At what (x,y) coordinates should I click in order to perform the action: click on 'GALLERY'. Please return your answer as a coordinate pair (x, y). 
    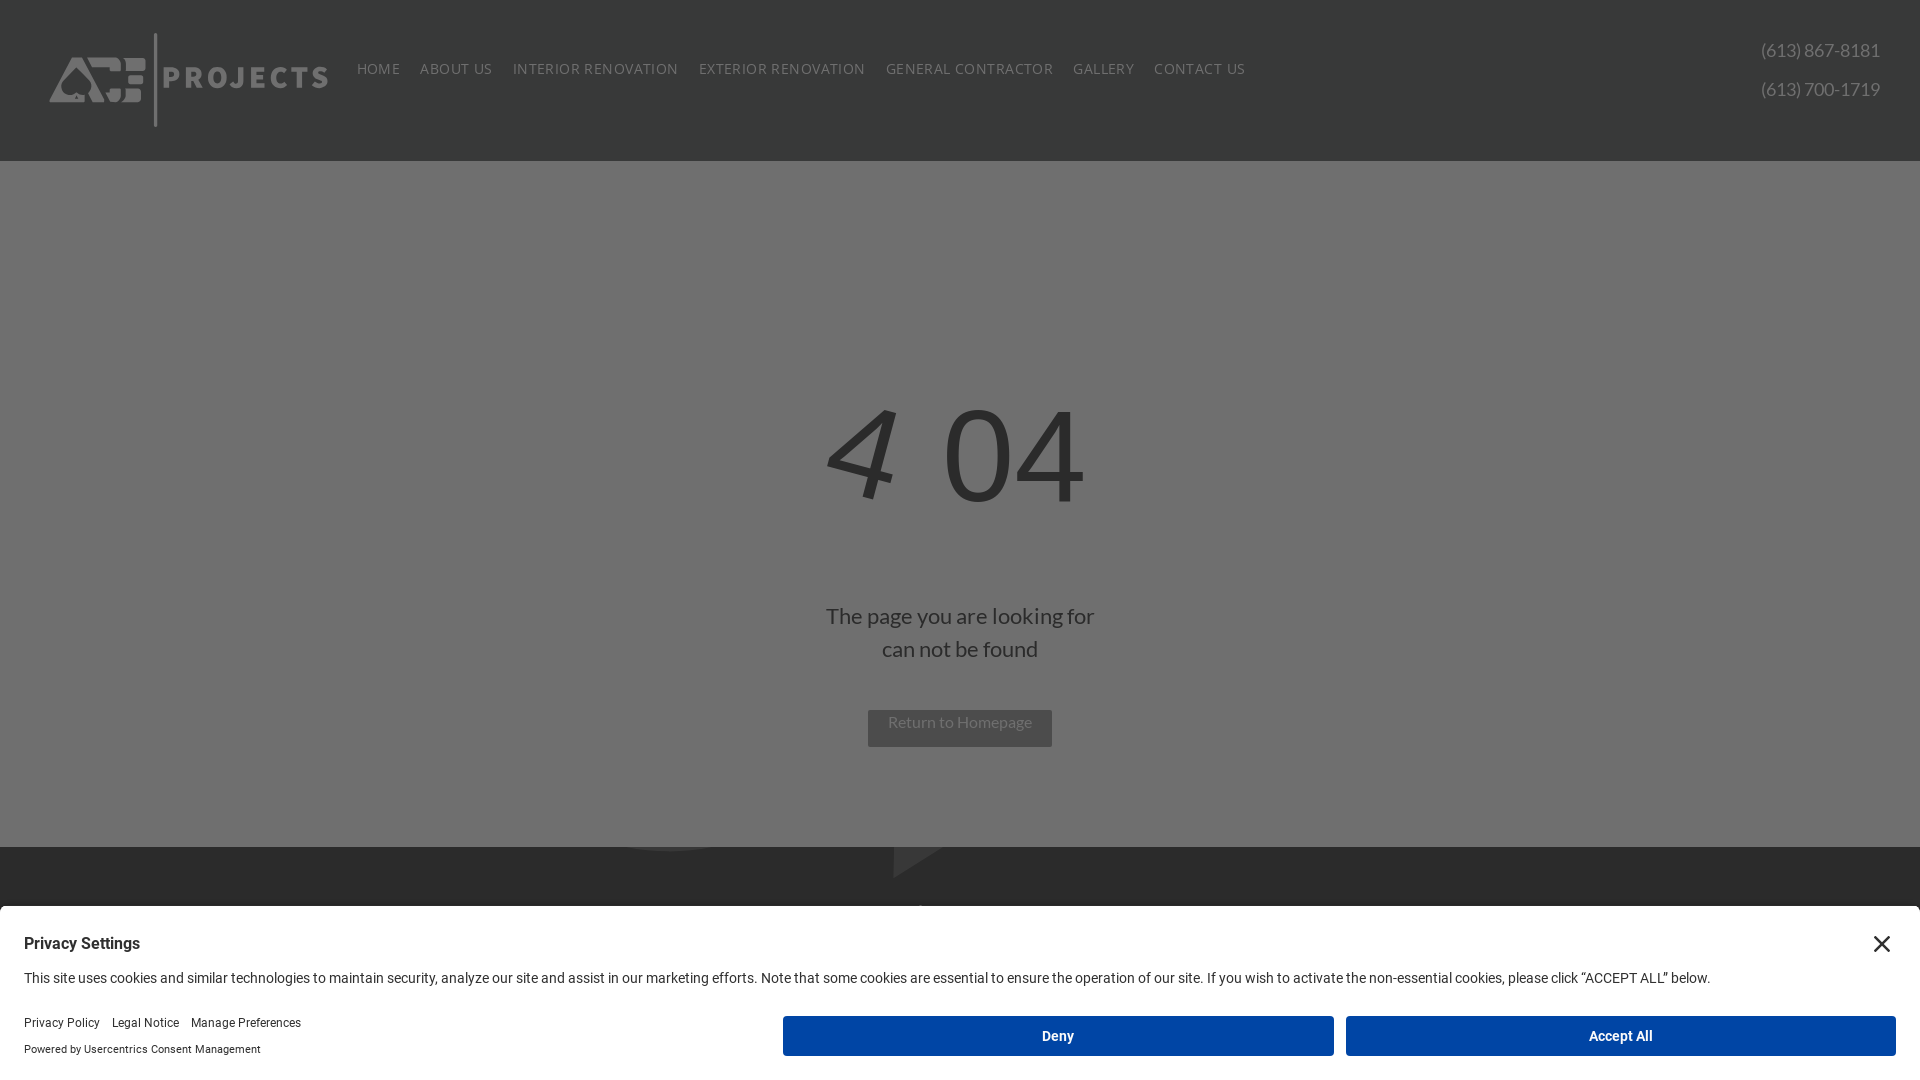
    Looking at the image, I should click on (1102, 67).